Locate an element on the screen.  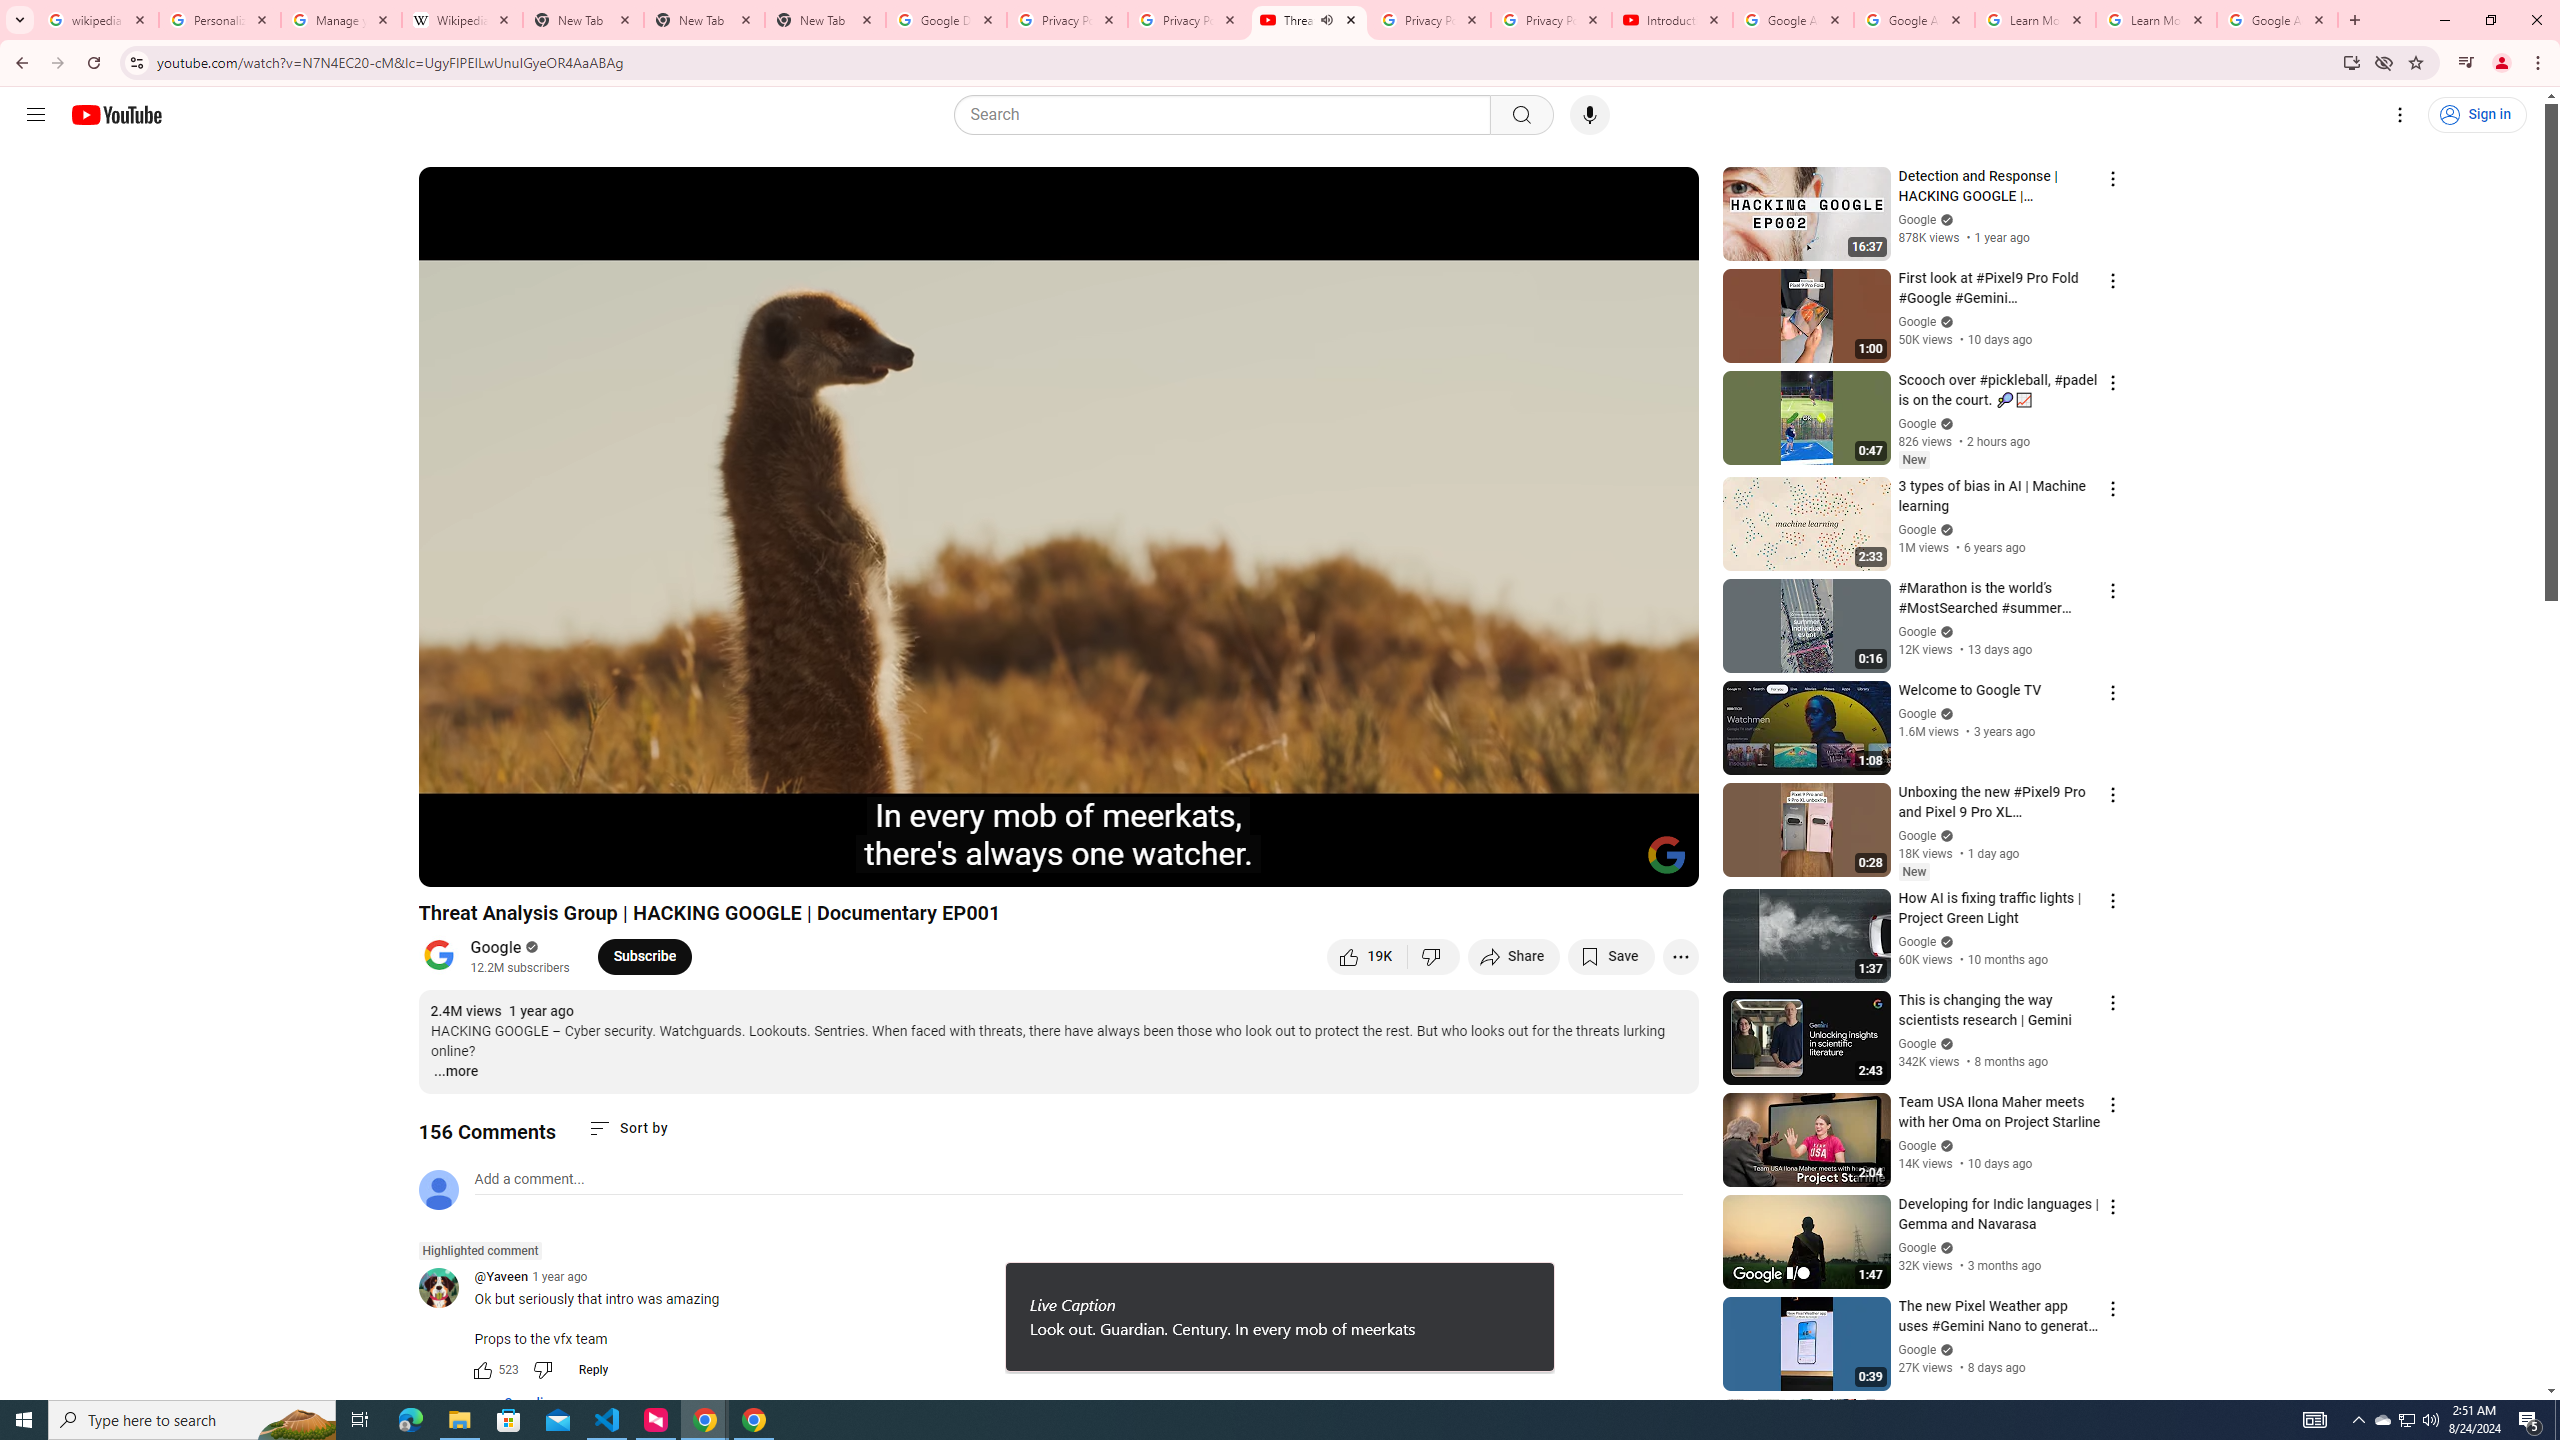
'Seek slider' is located at coordinates (1057, 836).